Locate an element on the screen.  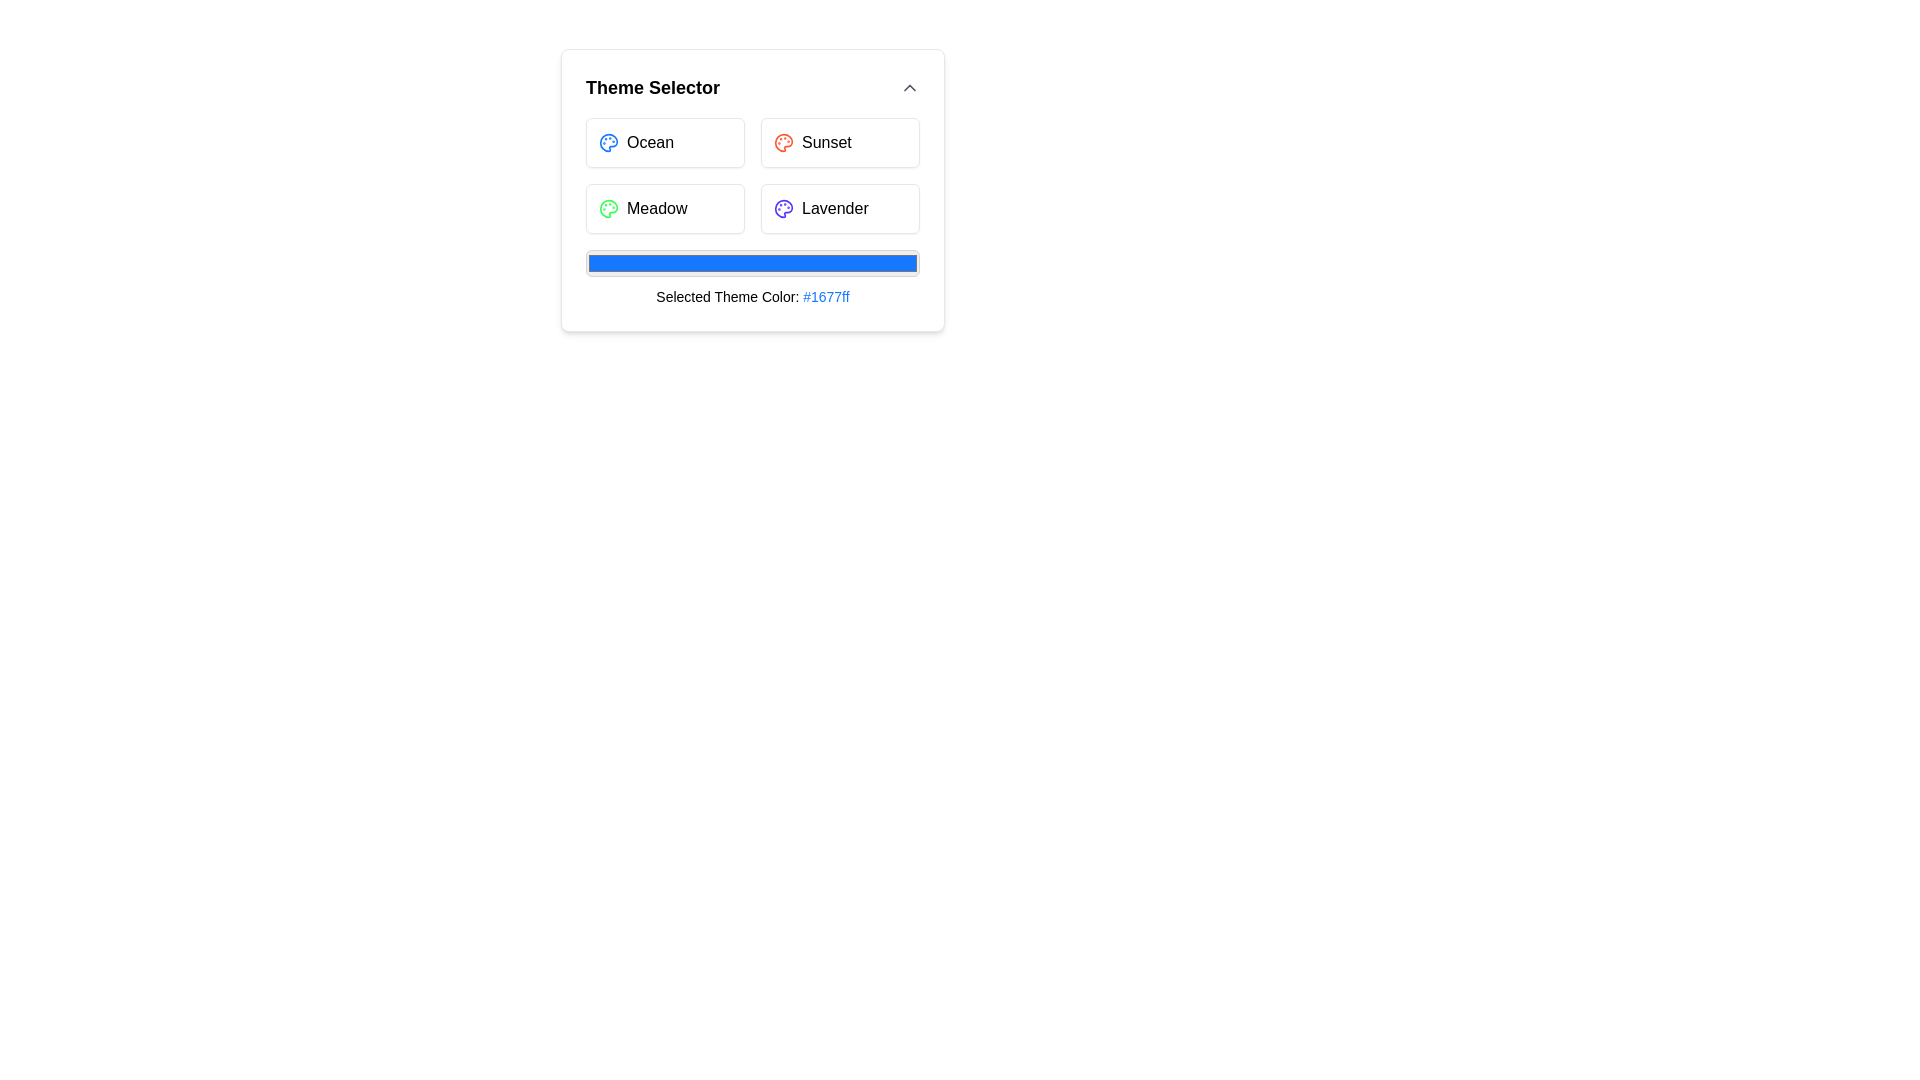
the color change in the 'Theme Selector' card, which is a rectangular card with a white background and sharp shadow edges, containing theme options and a colored bar indicating the selected theme color is located at coordinates (752, 190).